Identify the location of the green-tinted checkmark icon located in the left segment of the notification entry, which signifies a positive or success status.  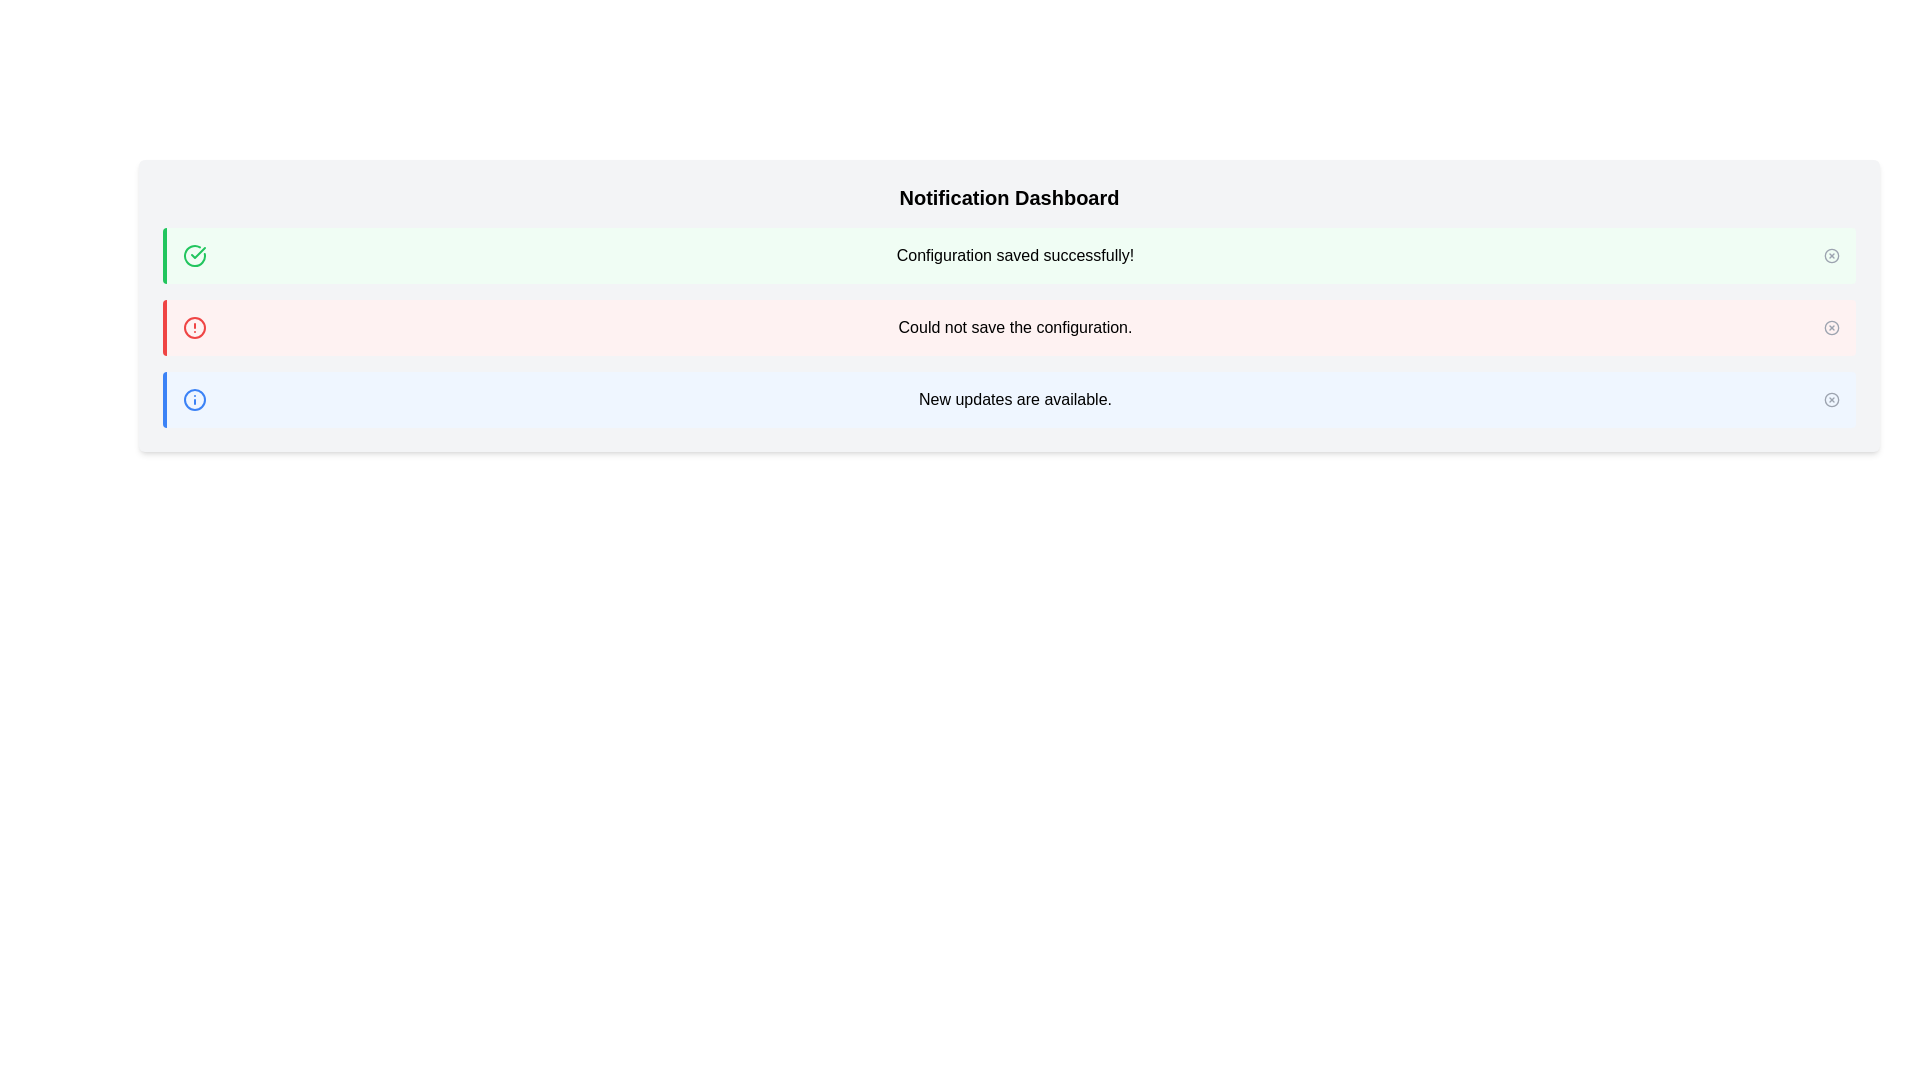
(198, 252).